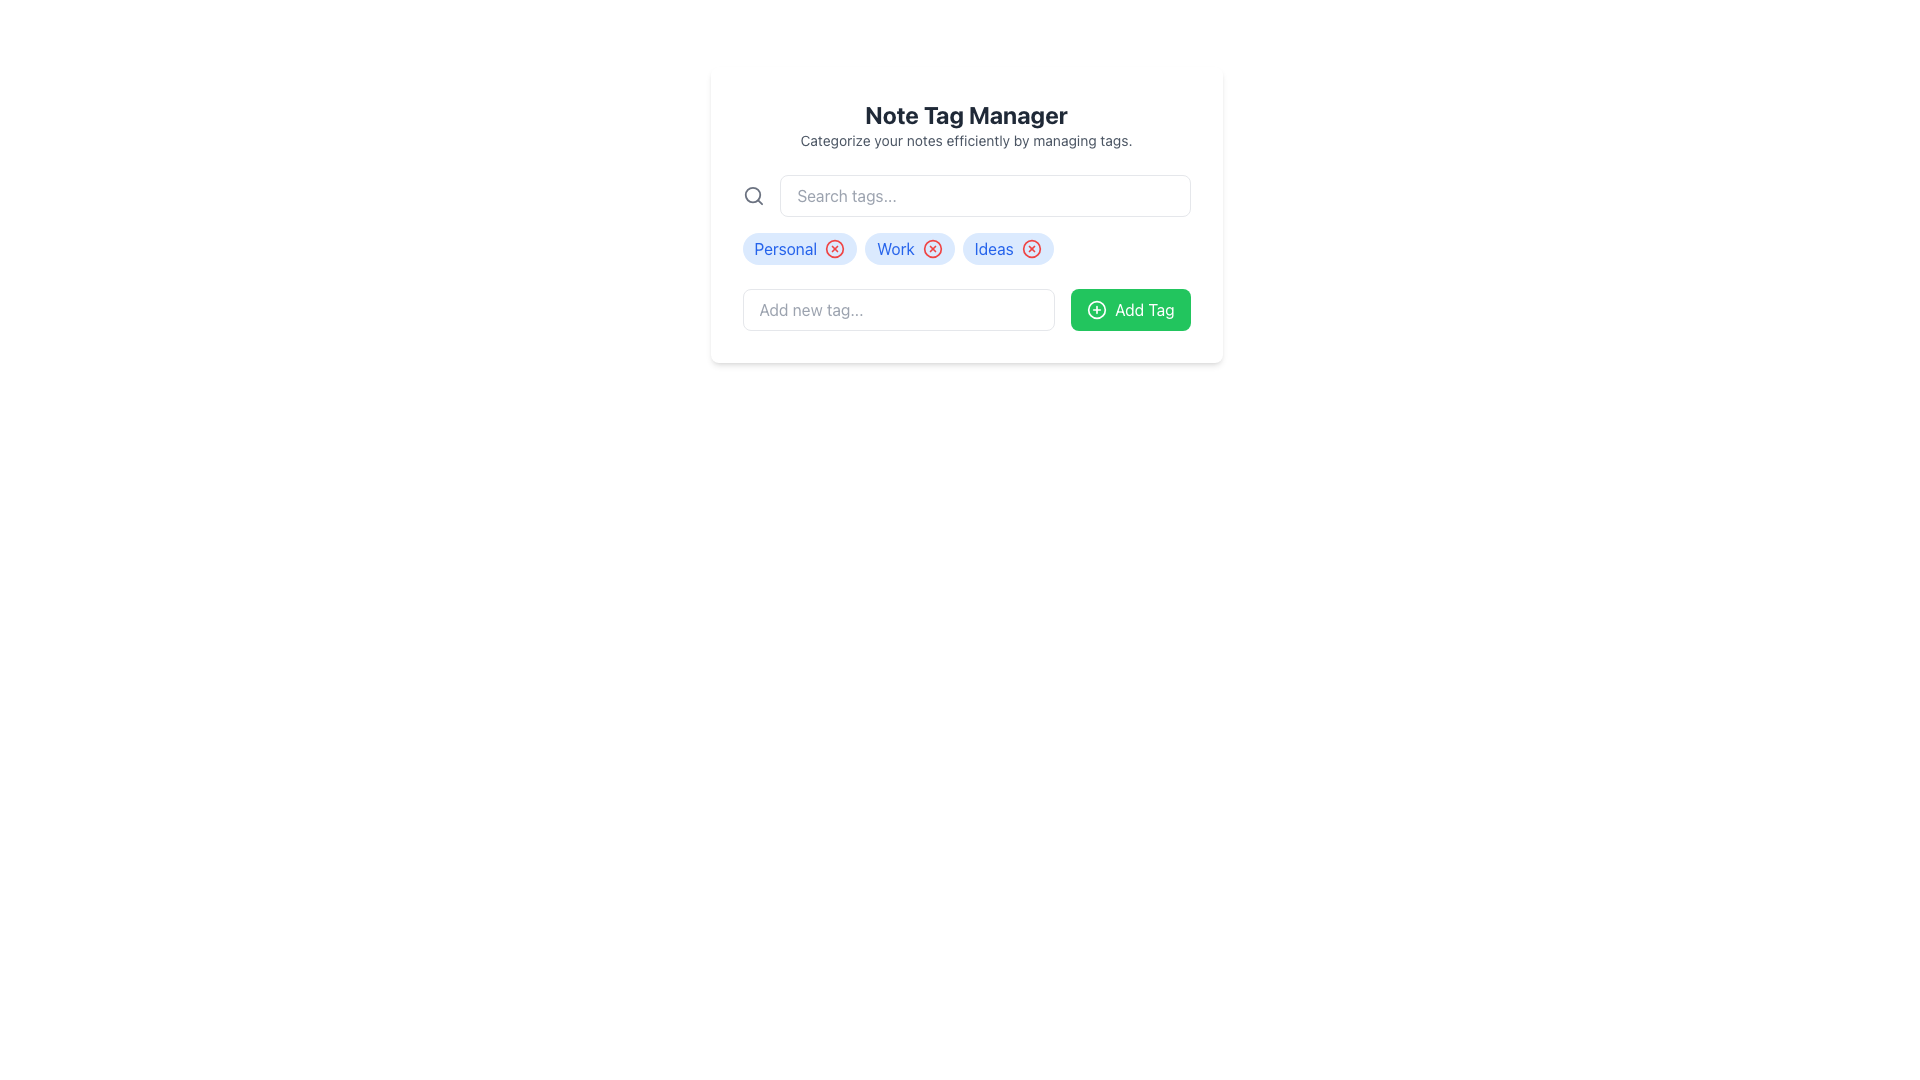  What do you see at coordinates (966, 309) in the screenshot?
I see `the input field in the 'Note Tag Manager' panel to focus it, which is located to the left of the green 'Add Tag' button` at bounding box center [966, 309].